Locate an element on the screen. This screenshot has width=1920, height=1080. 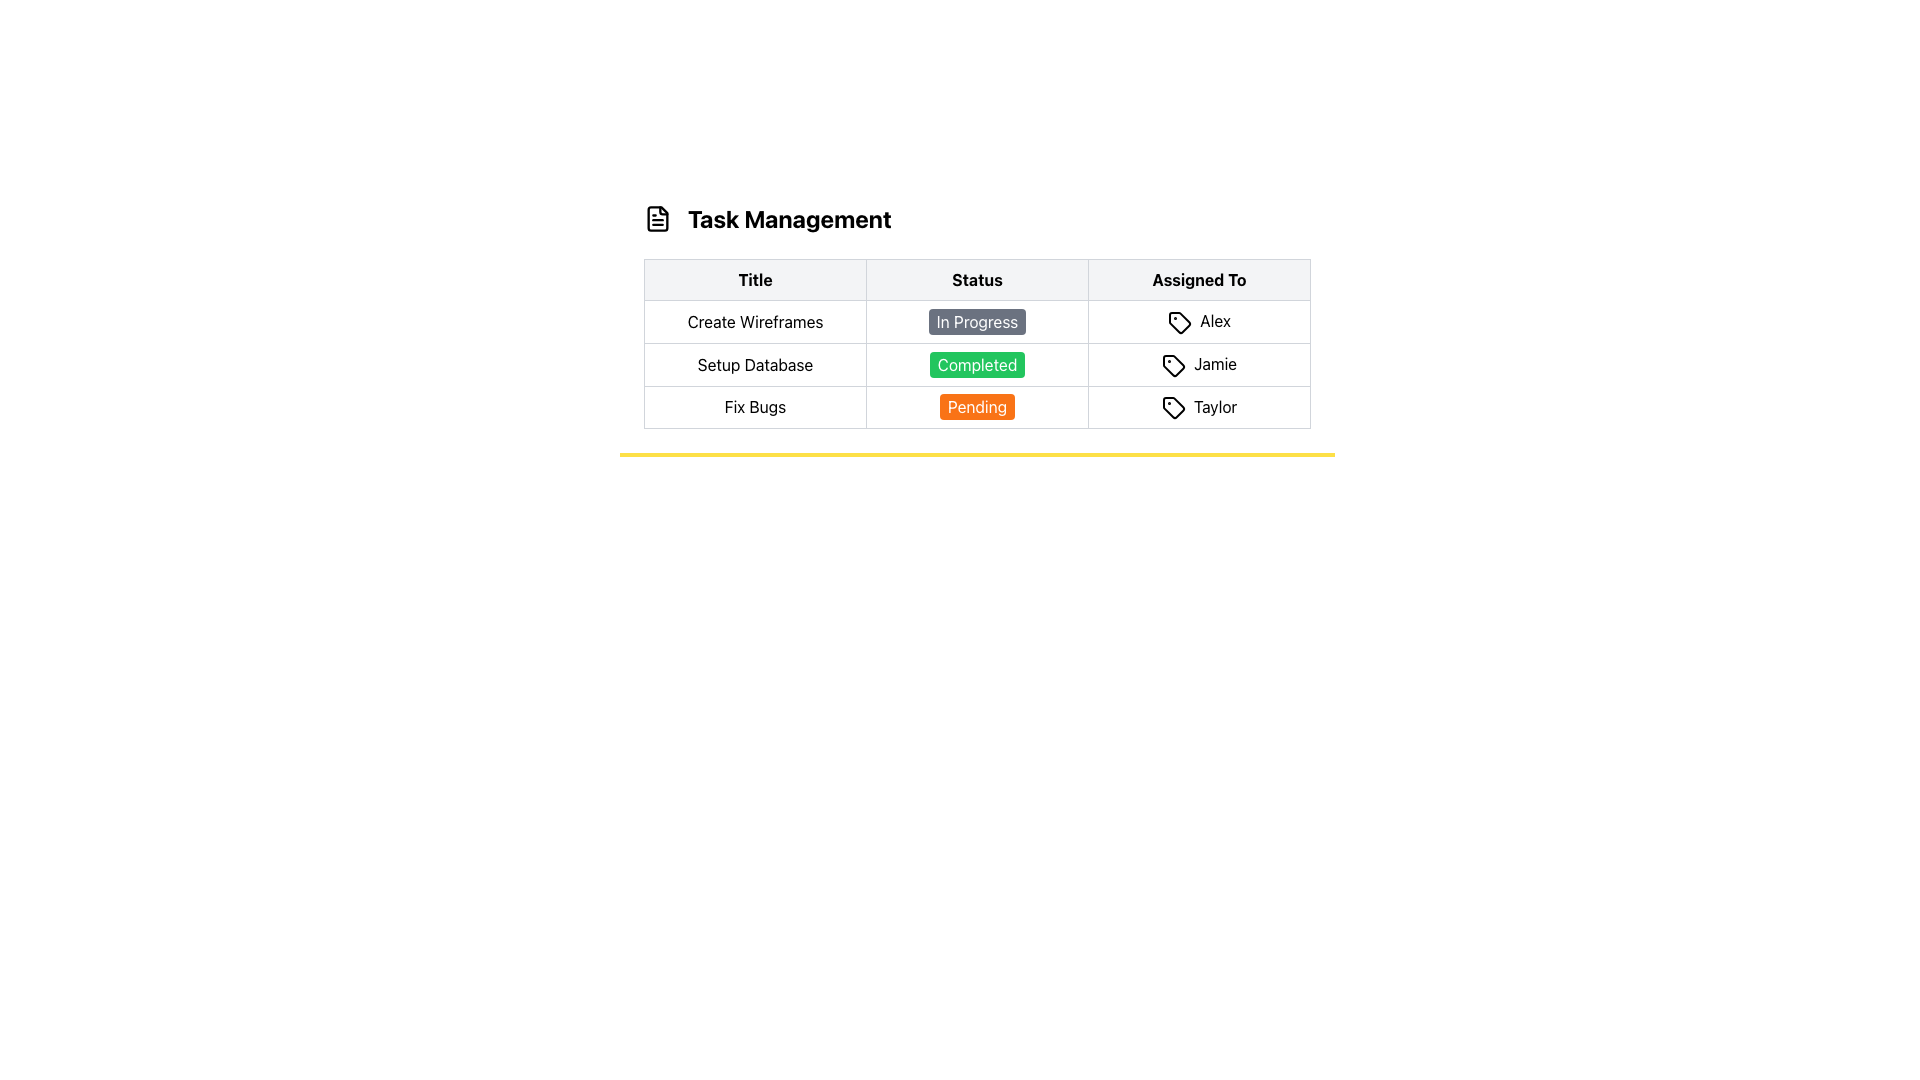
the simplistic document icon with a folded corner located near the top-left corner of the interface, directly above the center of the table is located at coordinates (657, 219).